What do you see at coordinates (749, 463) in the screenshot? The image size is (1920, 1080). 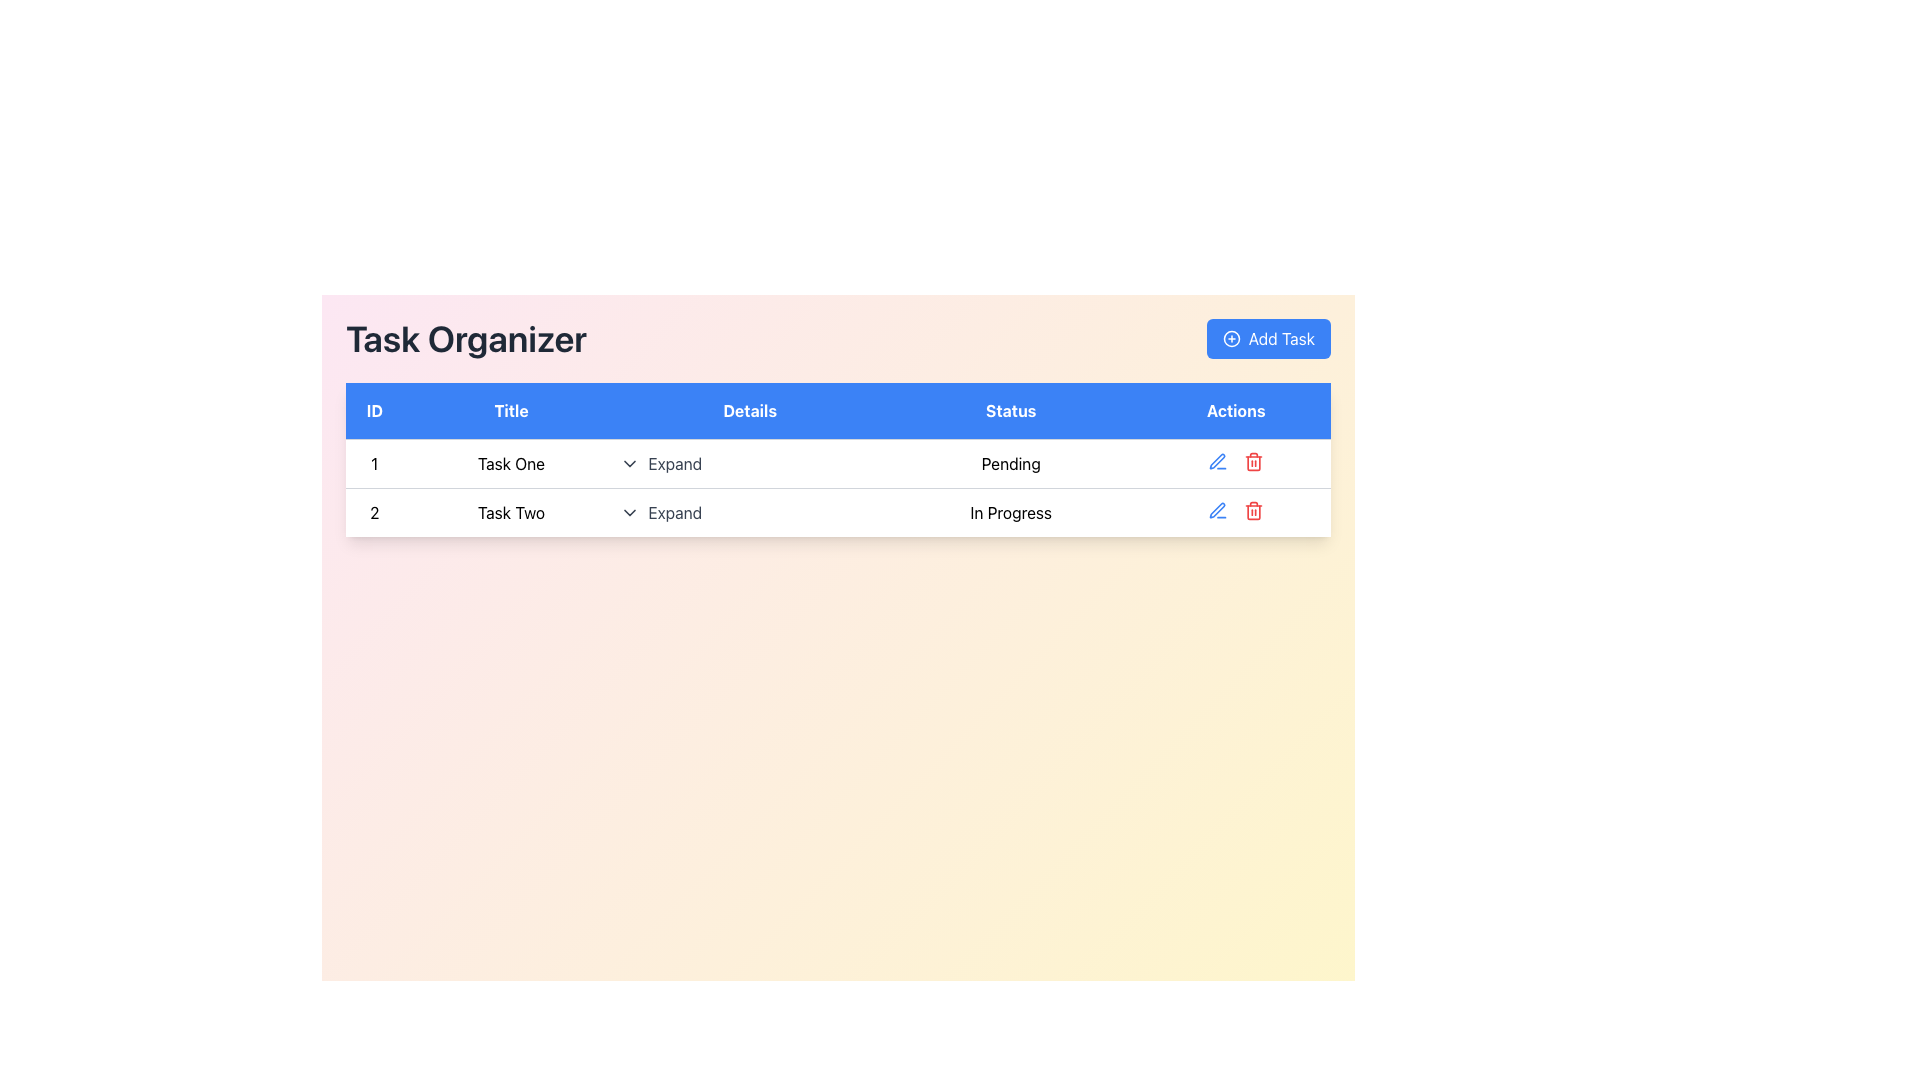 I see `the 'Expand' dropdown indicator in the first row of the task table` at bounding box center [749, 463].